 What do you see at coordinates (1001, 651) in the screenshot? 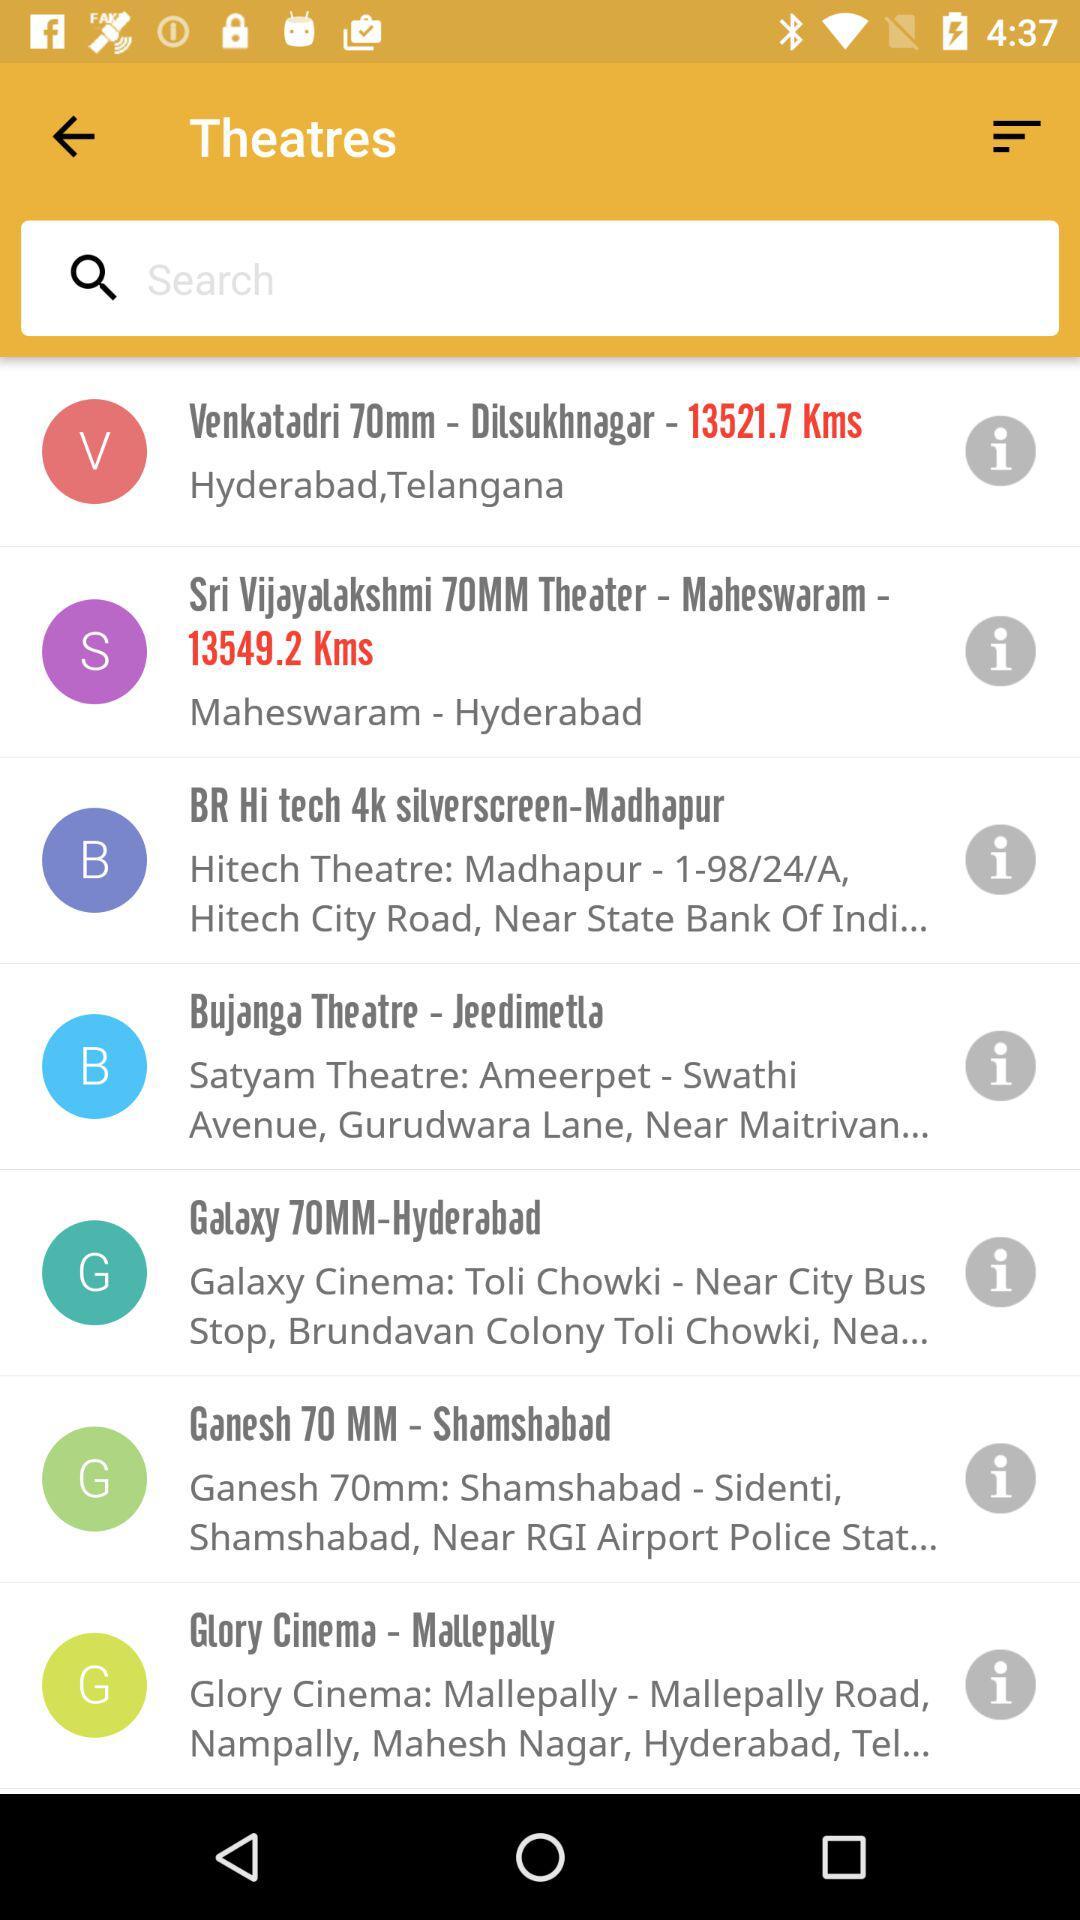
I see `information icon it will show additional information or how to share` at bounding box center [1001, 651].